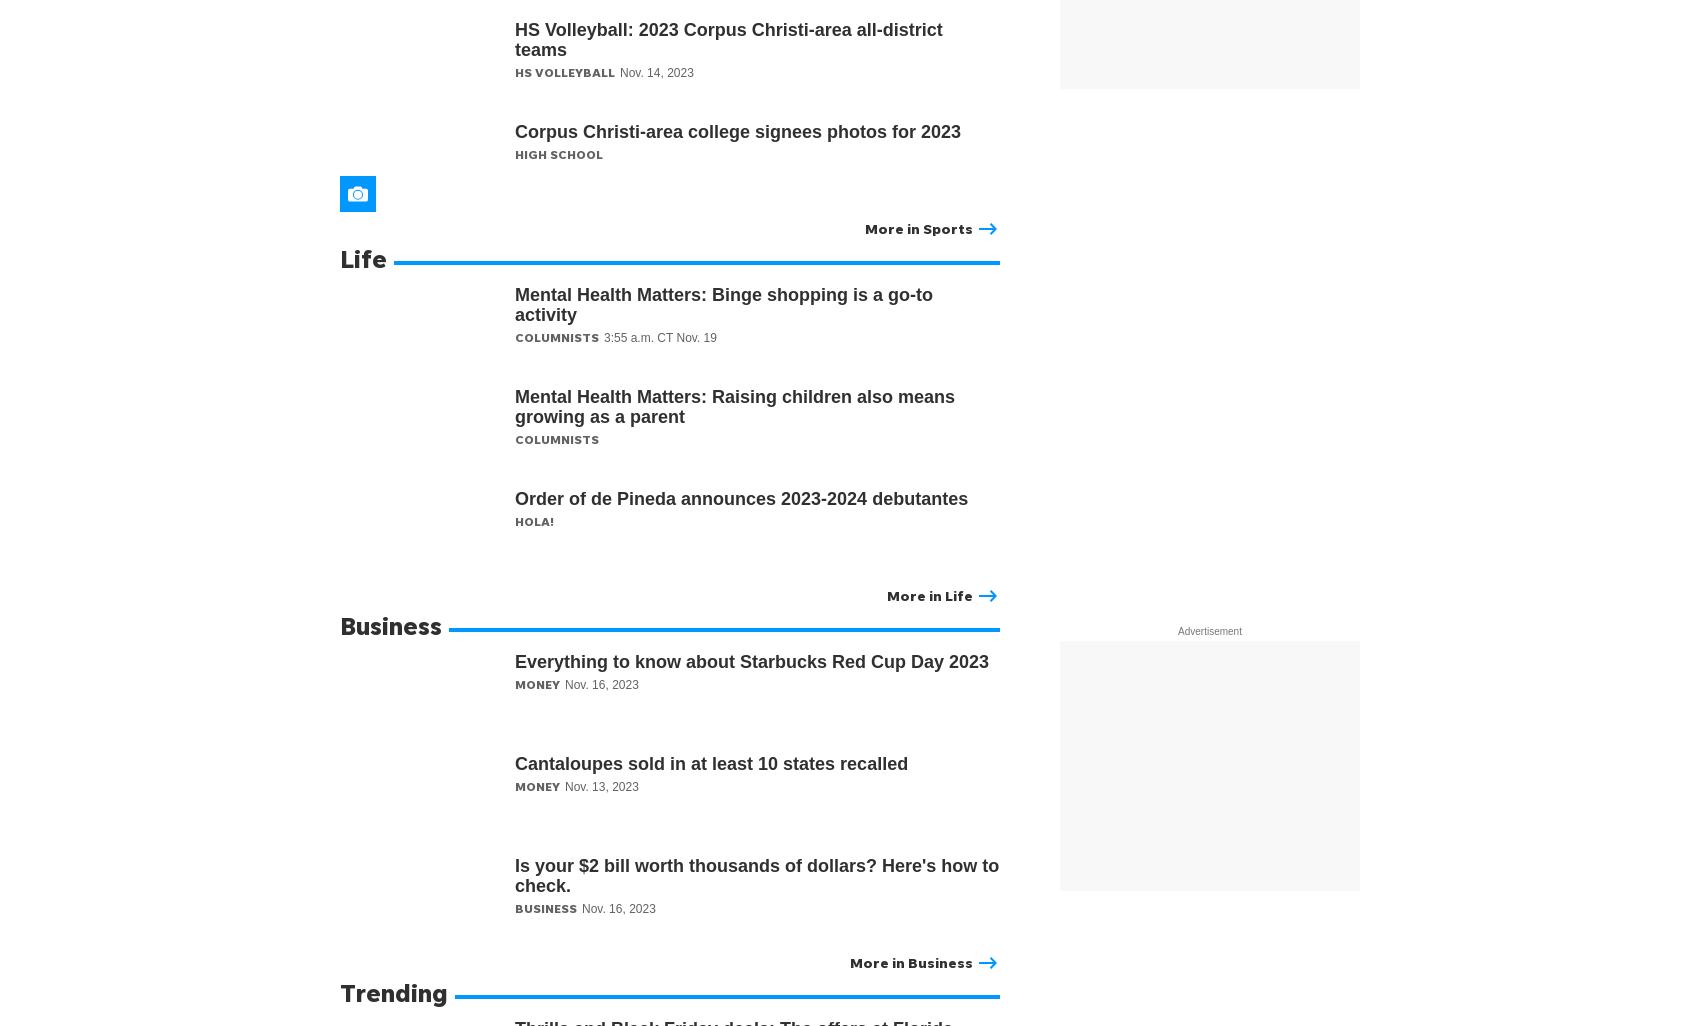  Describe the element at coordinates (930, 594) in the screenshot. I see `'More in Life'` at that location.